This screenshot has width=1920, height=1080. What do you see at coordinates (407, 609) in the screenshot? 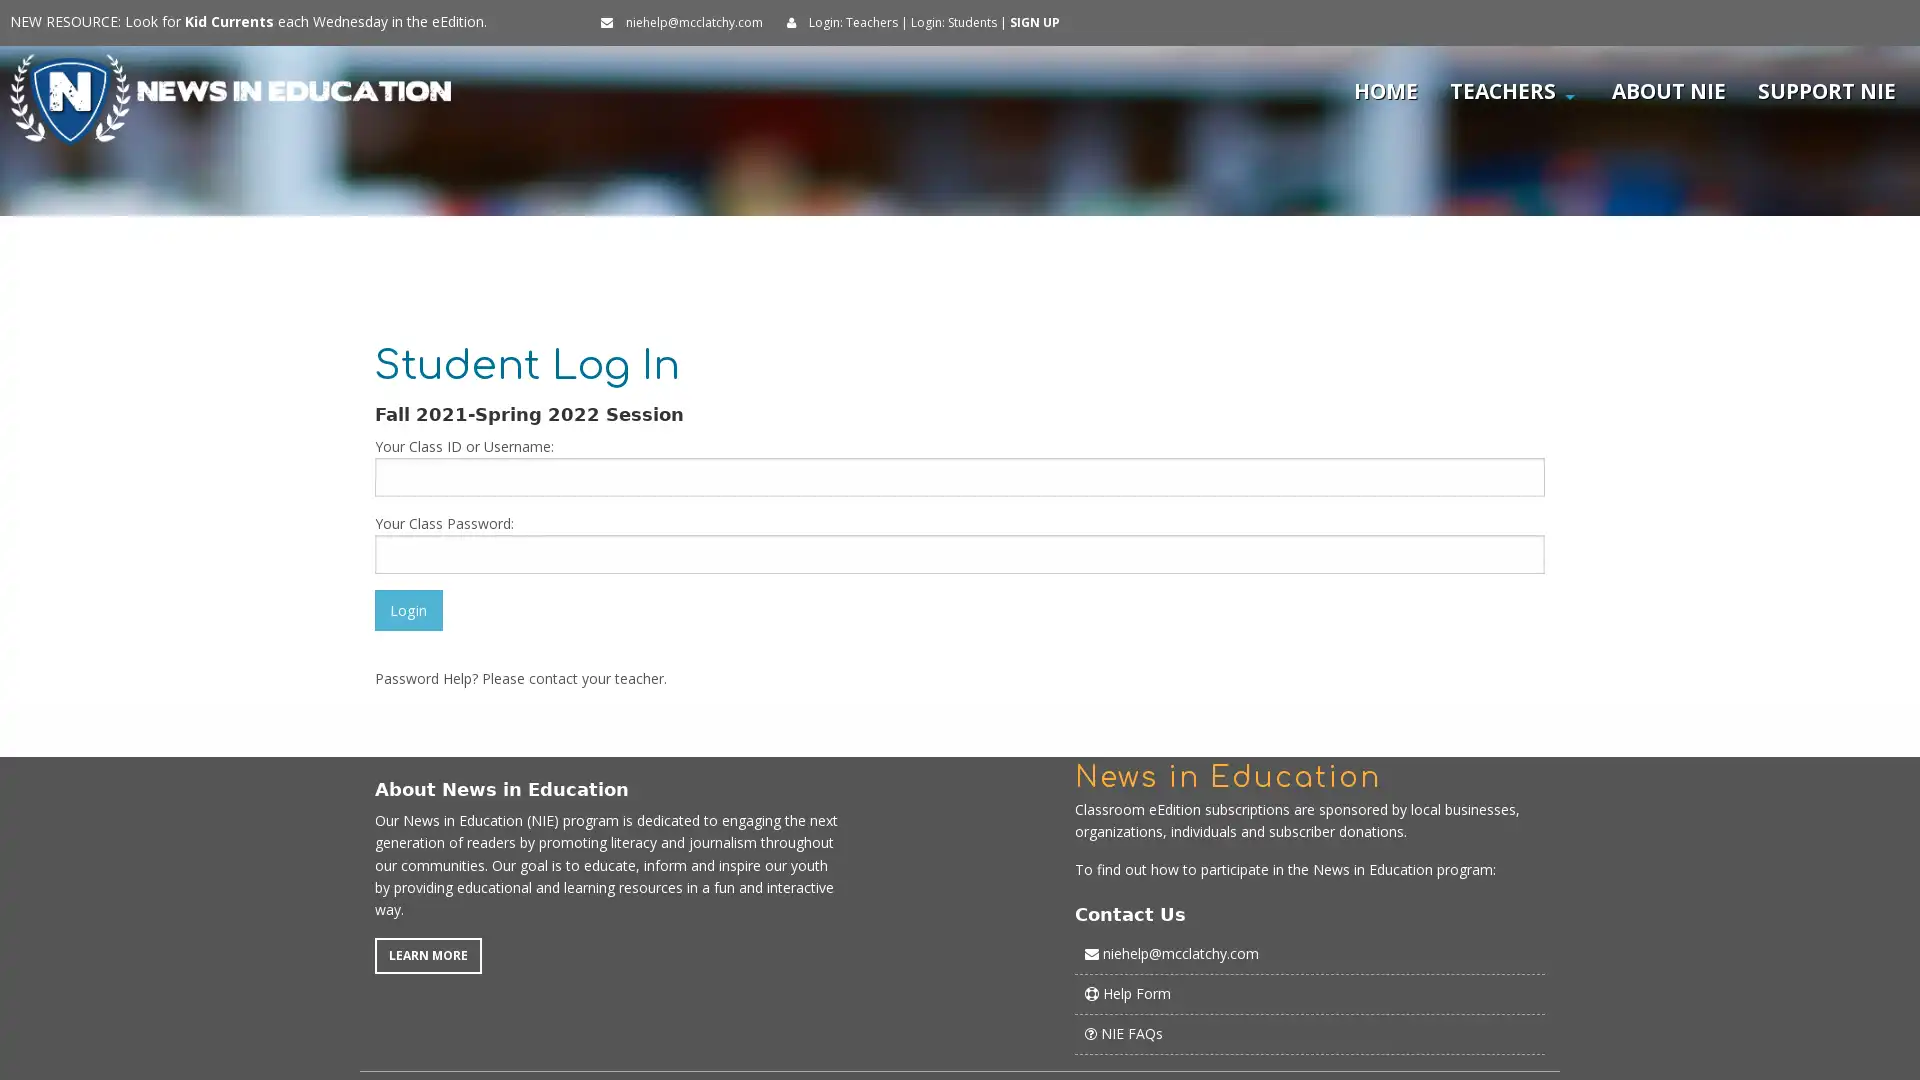
I see `Login` at bounding box center [407, 609].